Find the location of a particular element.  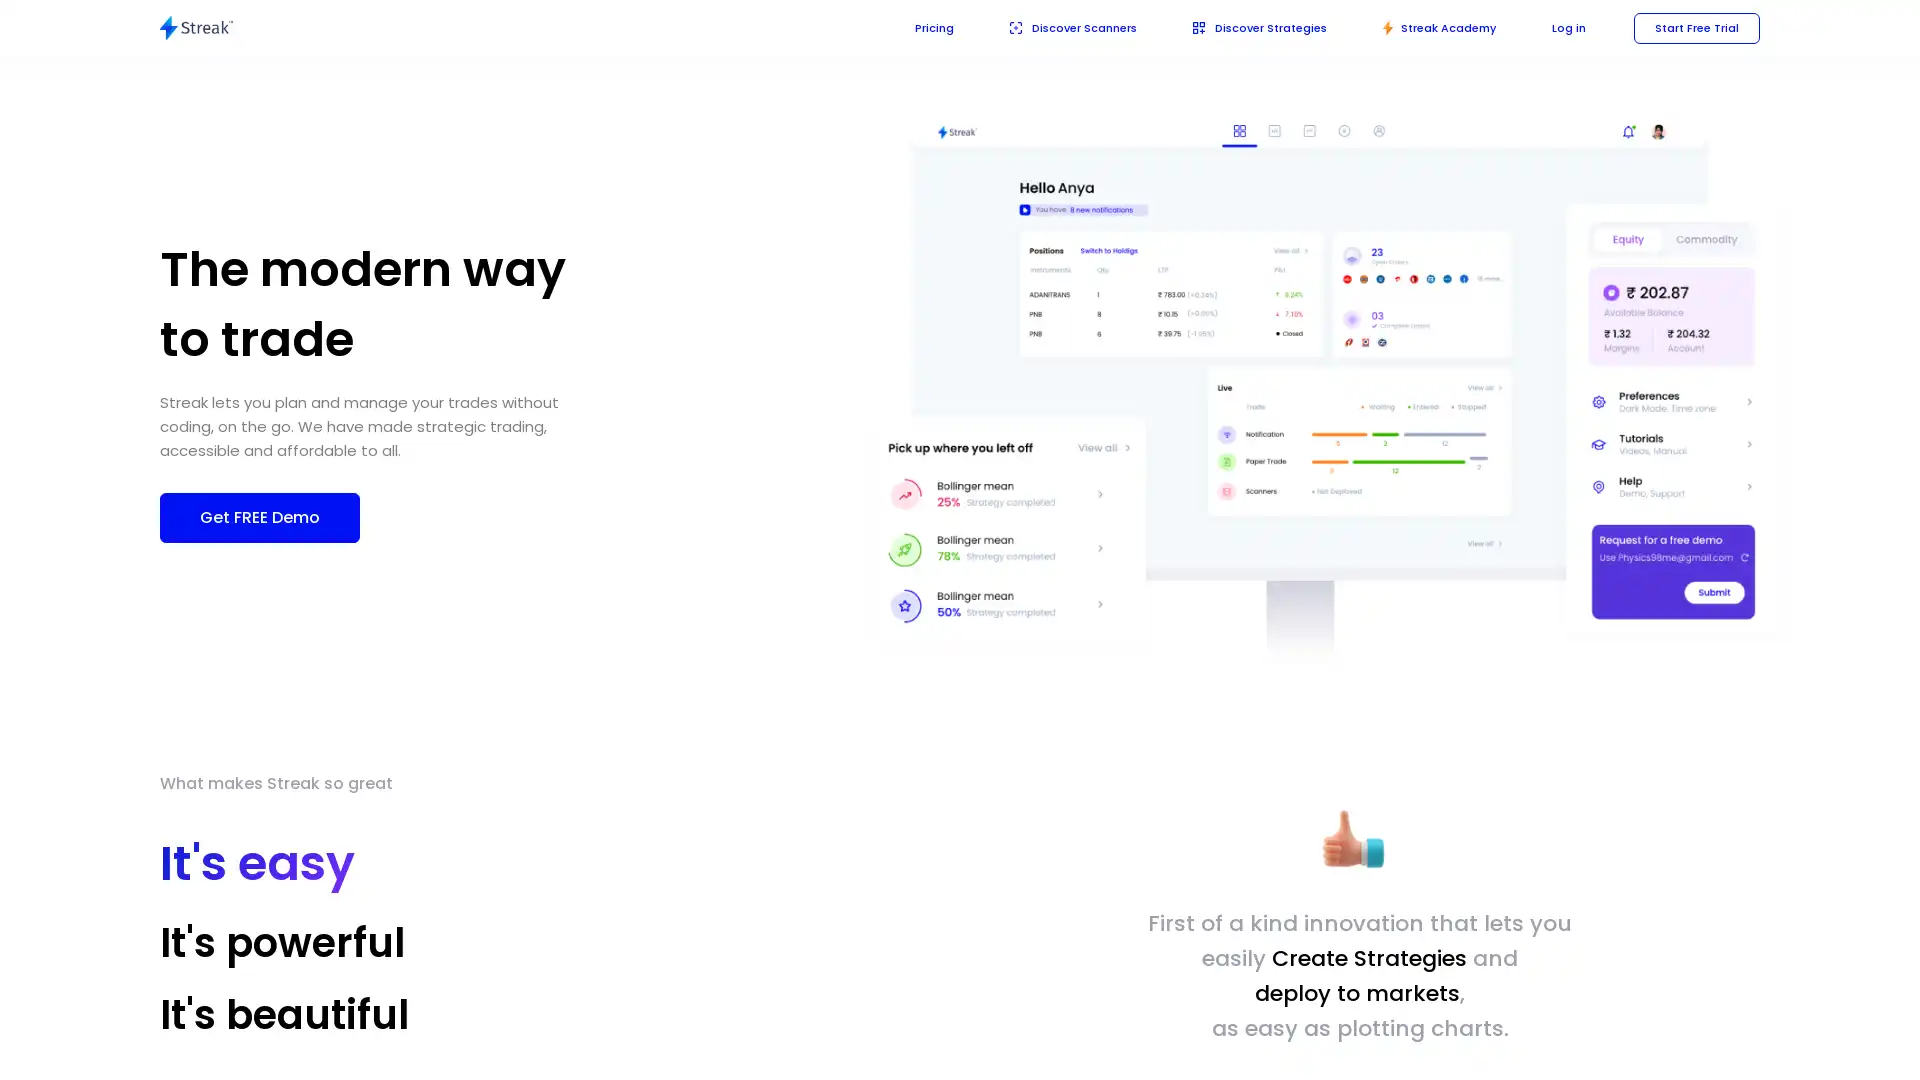

It's beautiful is located at coordinates (283, 1014).